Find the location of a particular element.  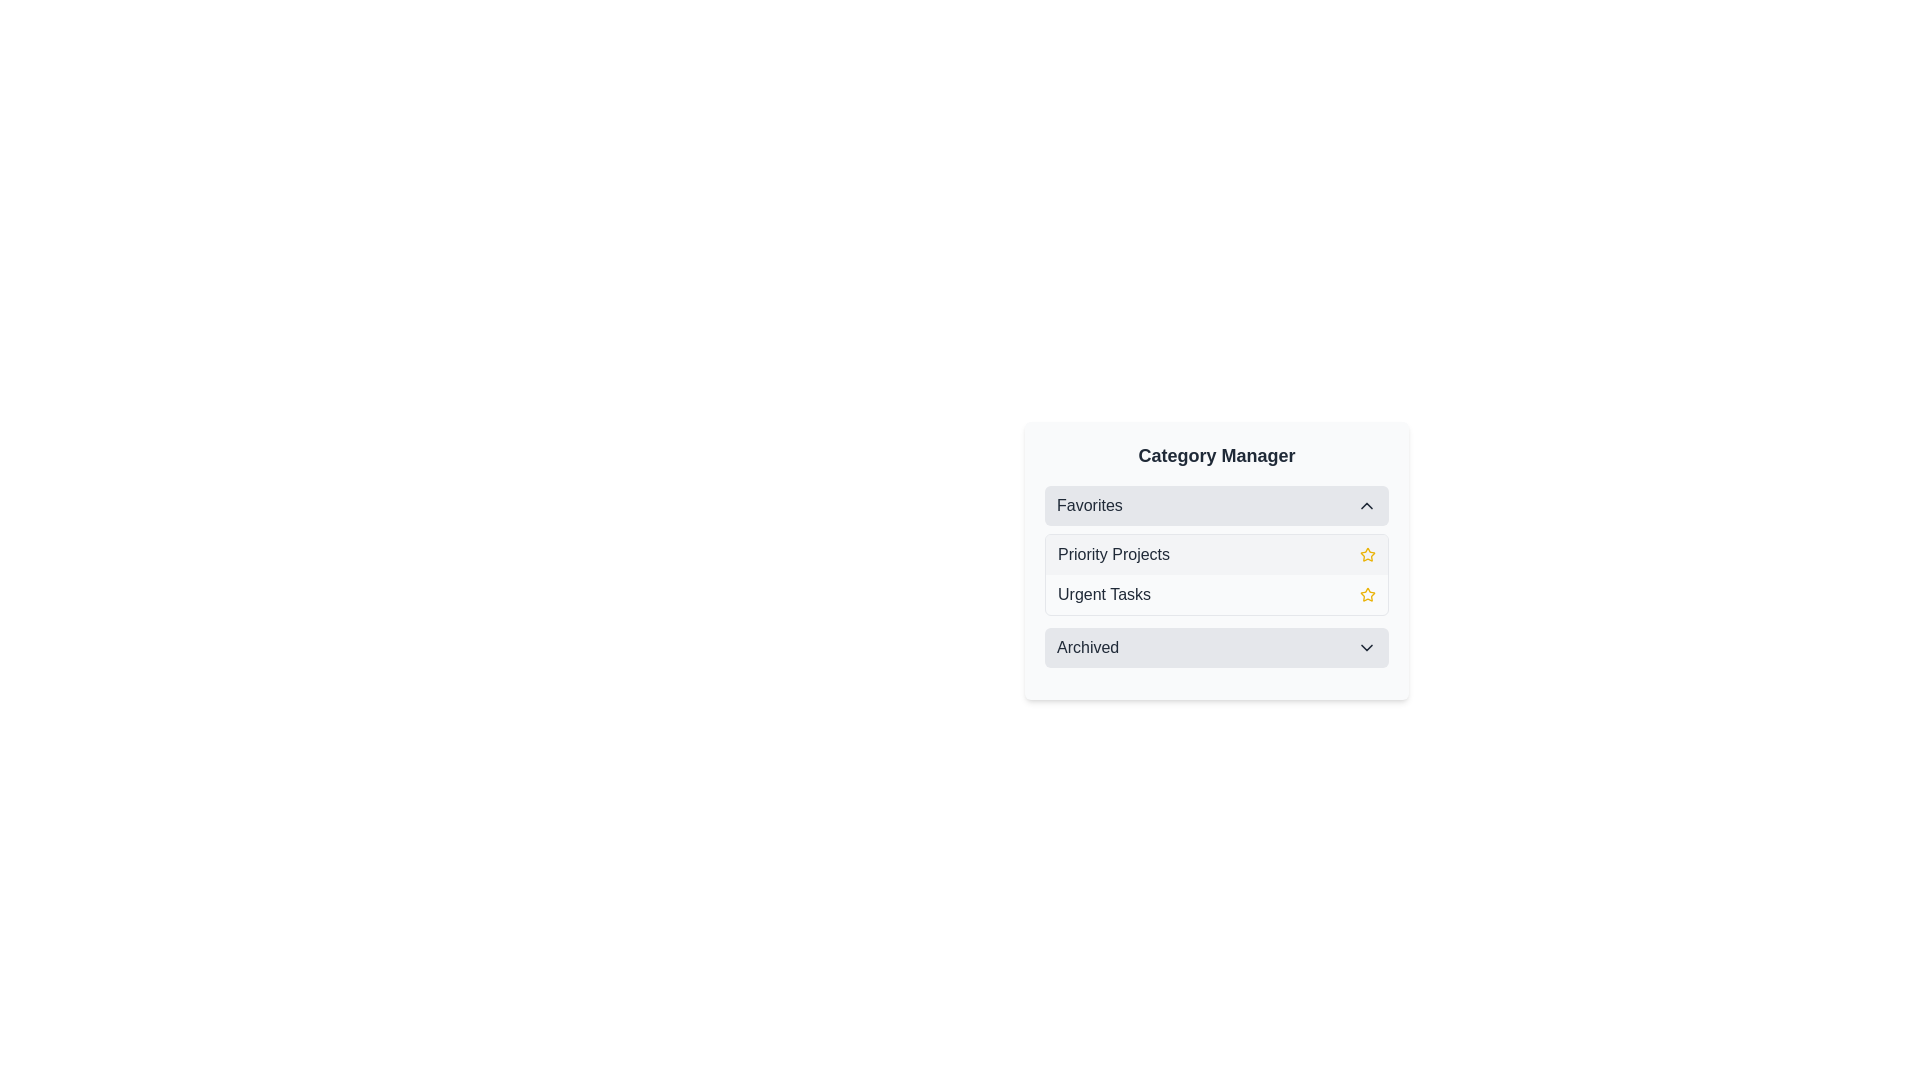

the downward-facing chevron icon located to the right of the 'Archived' label in the bottom section of the vertical list under 'Category Manager' is located at coordinates (1366, 648).